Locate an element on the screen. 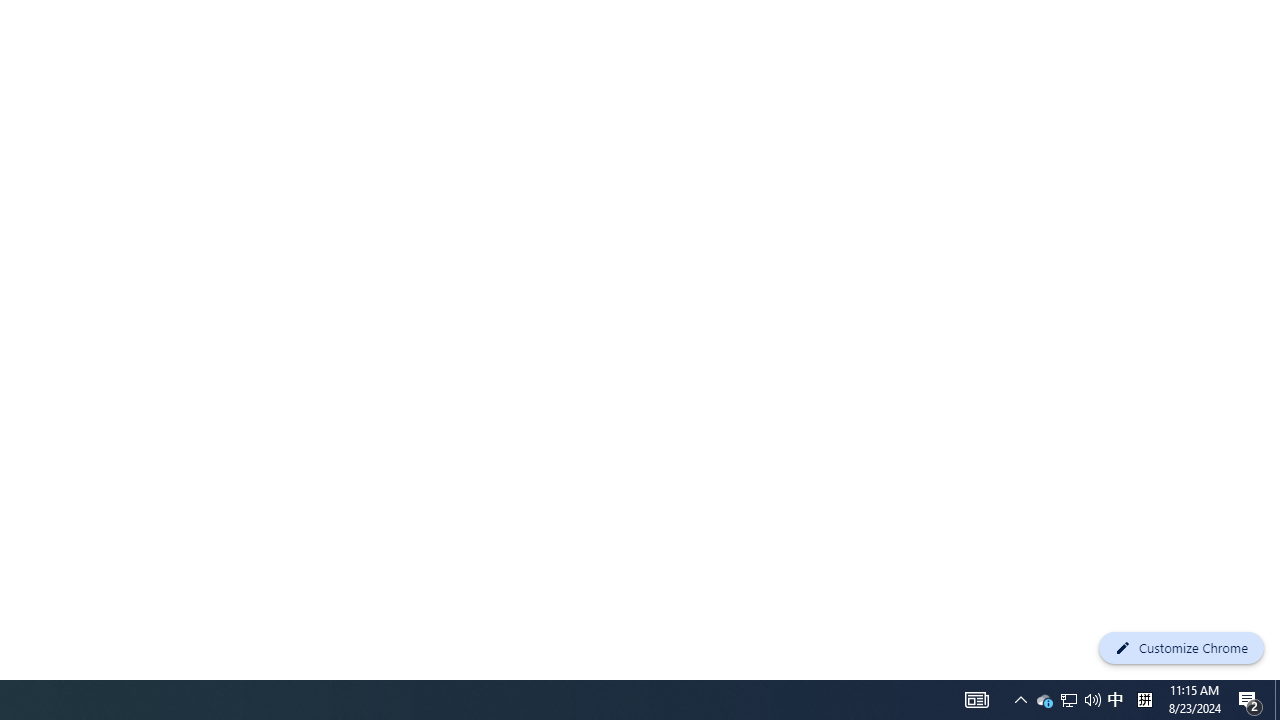  'Notification Chevron' is located at coordinates (977, 698).